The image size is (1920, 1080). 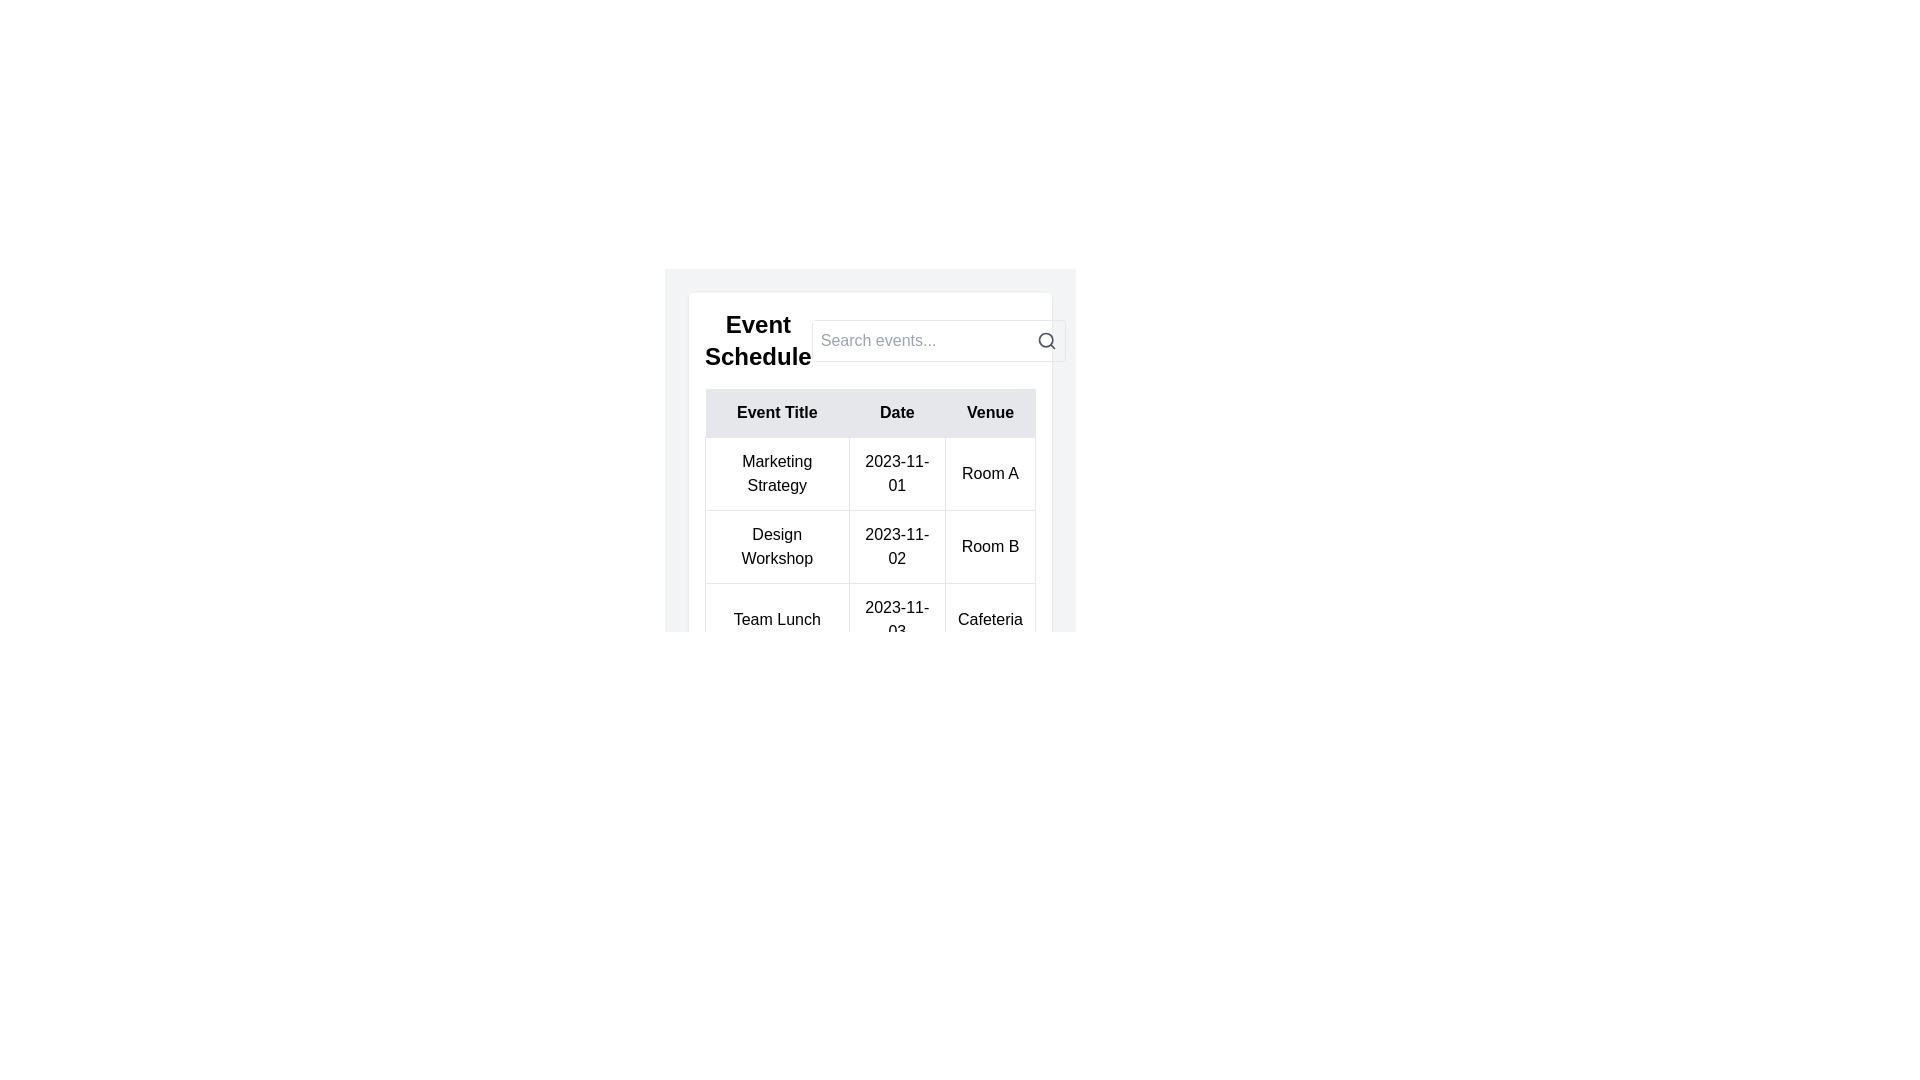 What do you see at coordinates (928, 692) in the screenshot?
I see `the first Circle SVG element located near the bottom-center of the interface, below the event schedule table` at bounding box center [928, 692].